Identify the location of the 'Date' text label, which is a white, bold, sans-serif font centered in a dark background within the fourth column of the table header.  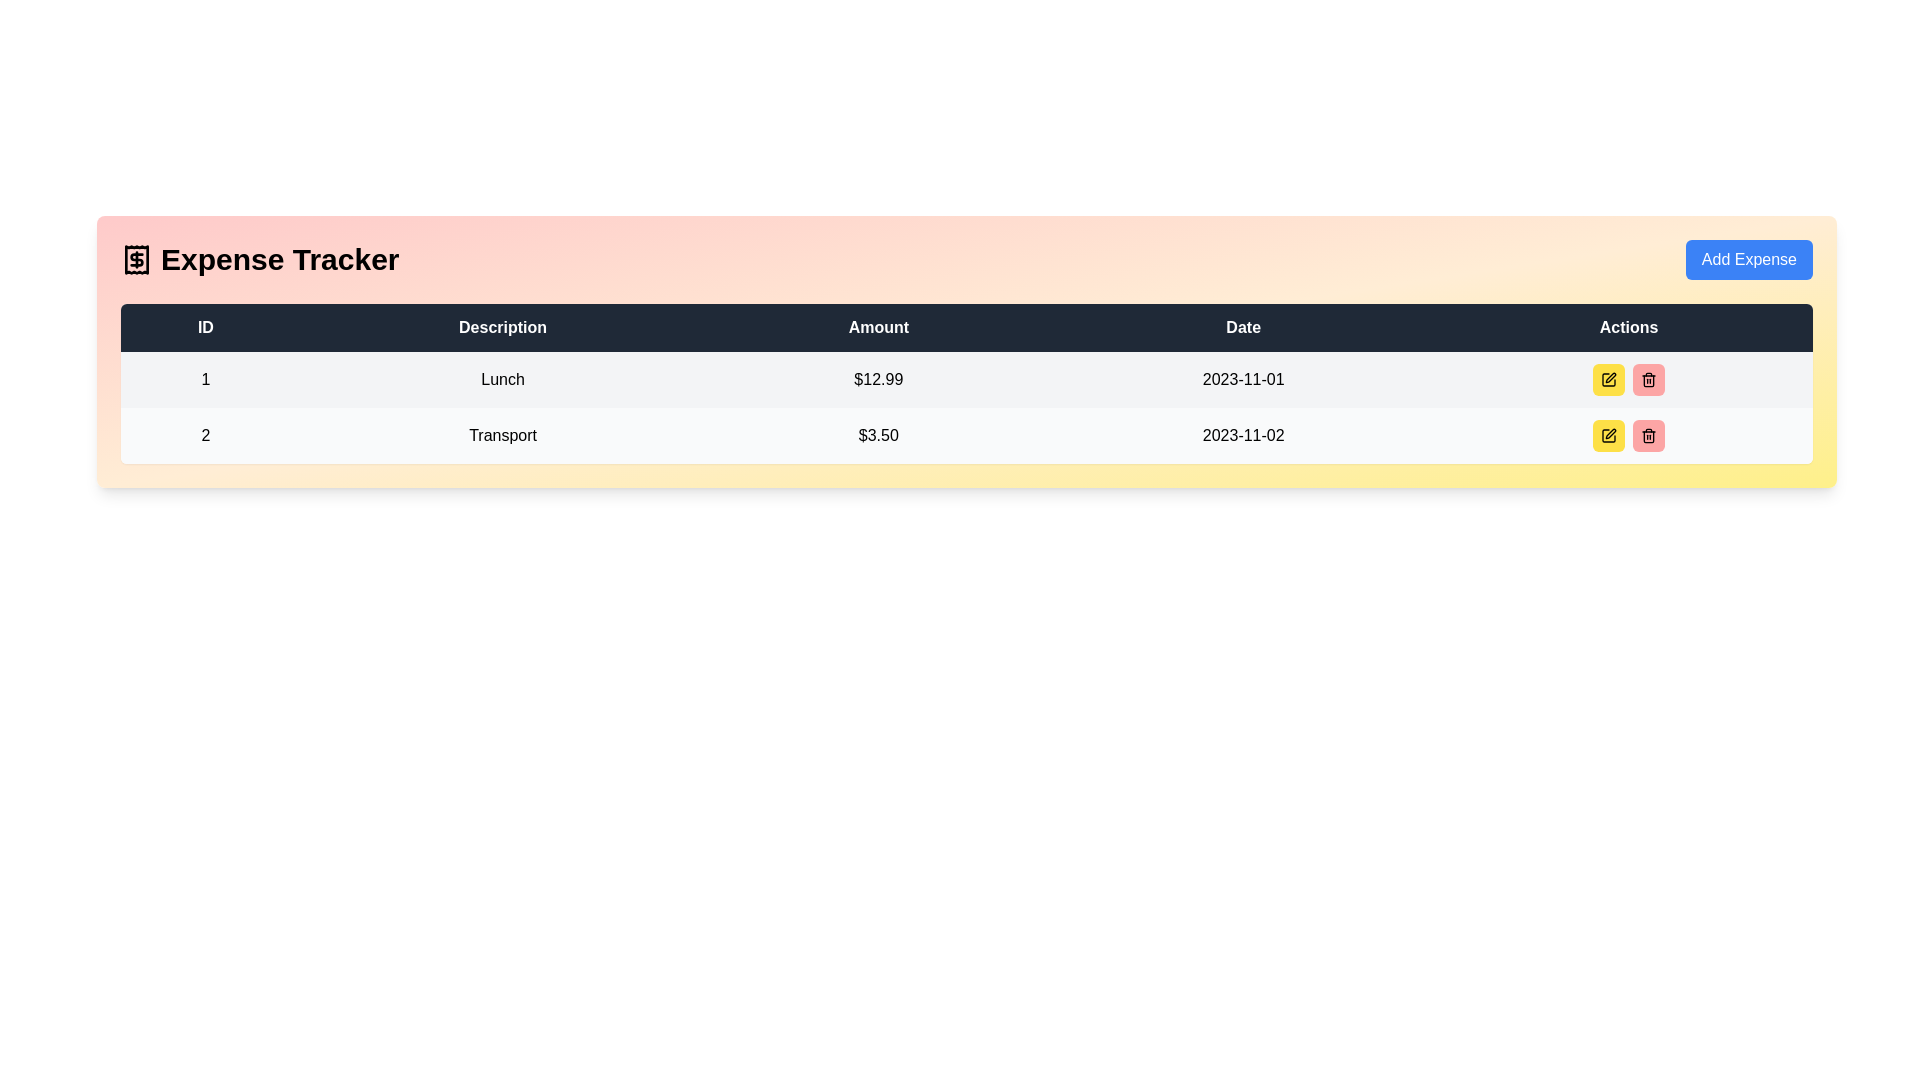
(1242, 326).